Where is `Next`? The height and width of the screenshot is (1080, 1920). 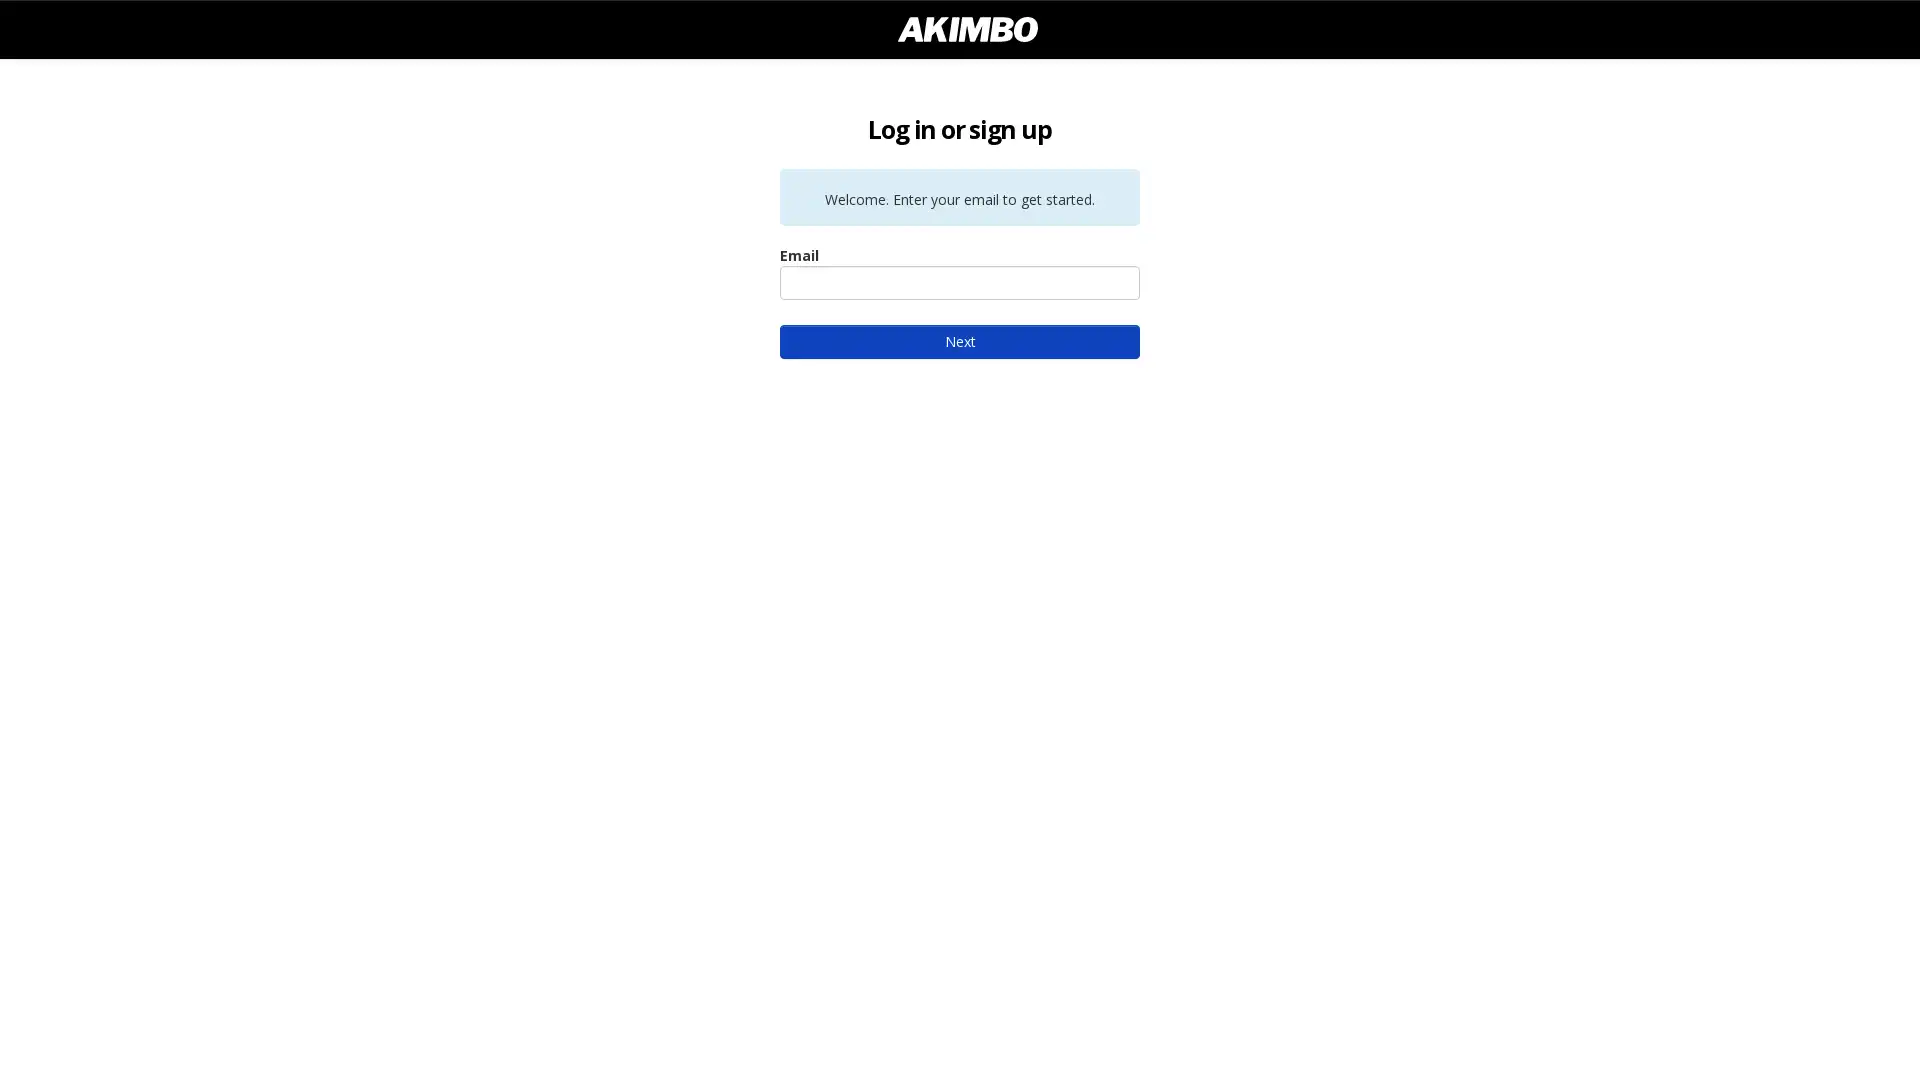
Next is located at coordinates (960, 341).